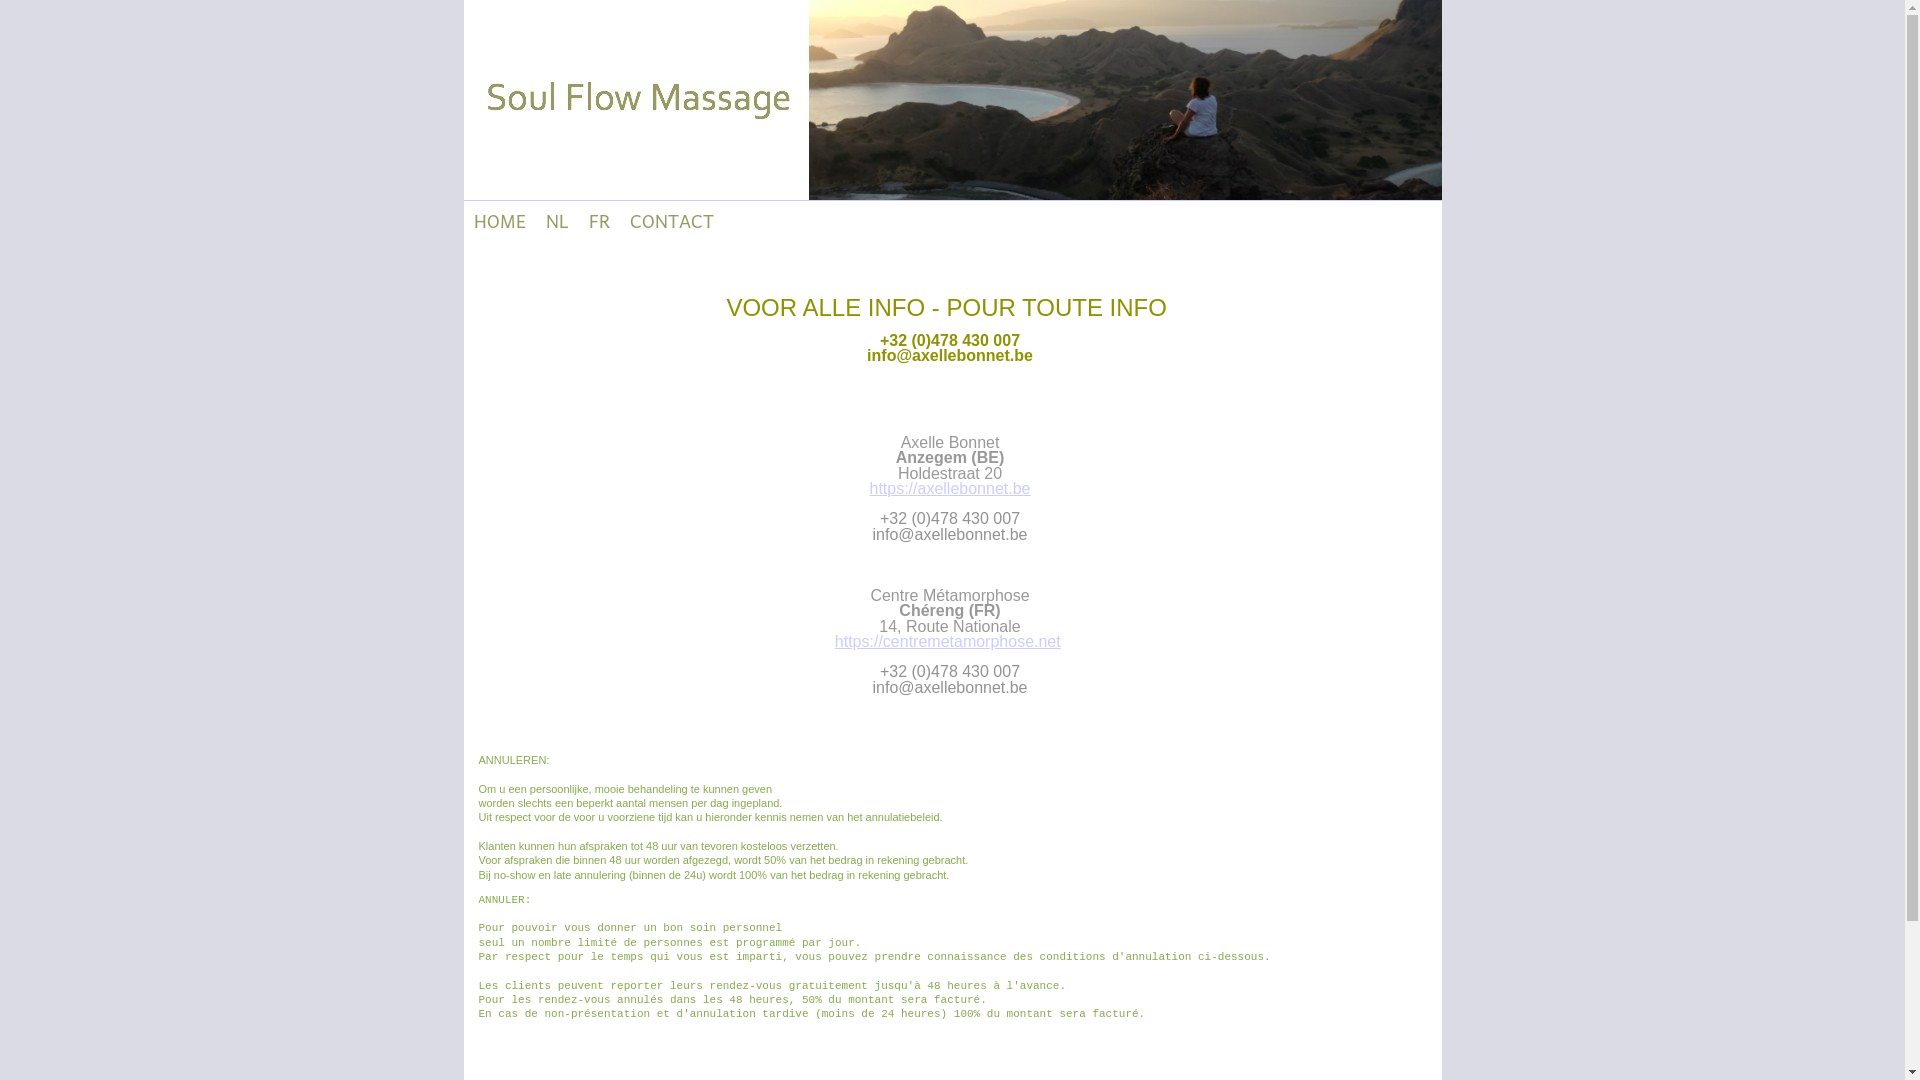 This screenshot has width=1920, height=1080. What do you see at coordinates (868, 488) in the screenshot?
I see `'https://axellebonnet.be'` at bounding box center [868, 488].